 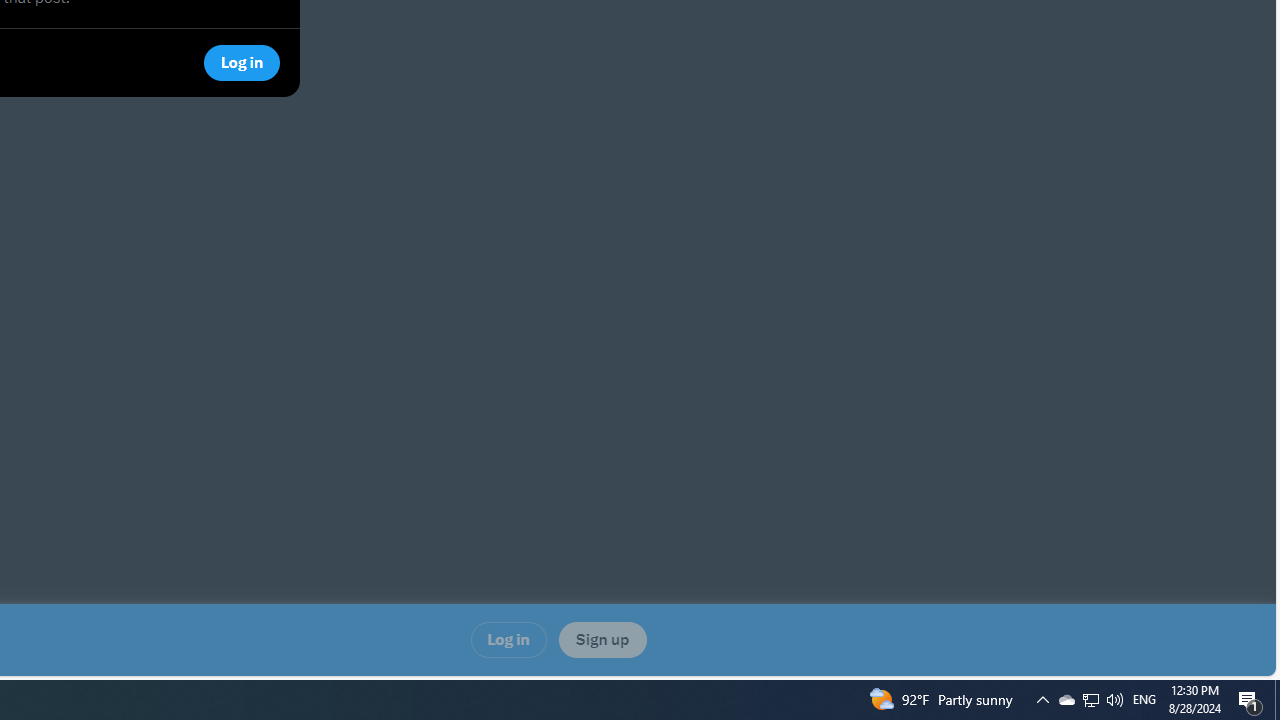 What do you see at coordinates (1144, 698) in the screenshot?
I see `'Q2790: 100%'` at bounding box center [1144, 698].